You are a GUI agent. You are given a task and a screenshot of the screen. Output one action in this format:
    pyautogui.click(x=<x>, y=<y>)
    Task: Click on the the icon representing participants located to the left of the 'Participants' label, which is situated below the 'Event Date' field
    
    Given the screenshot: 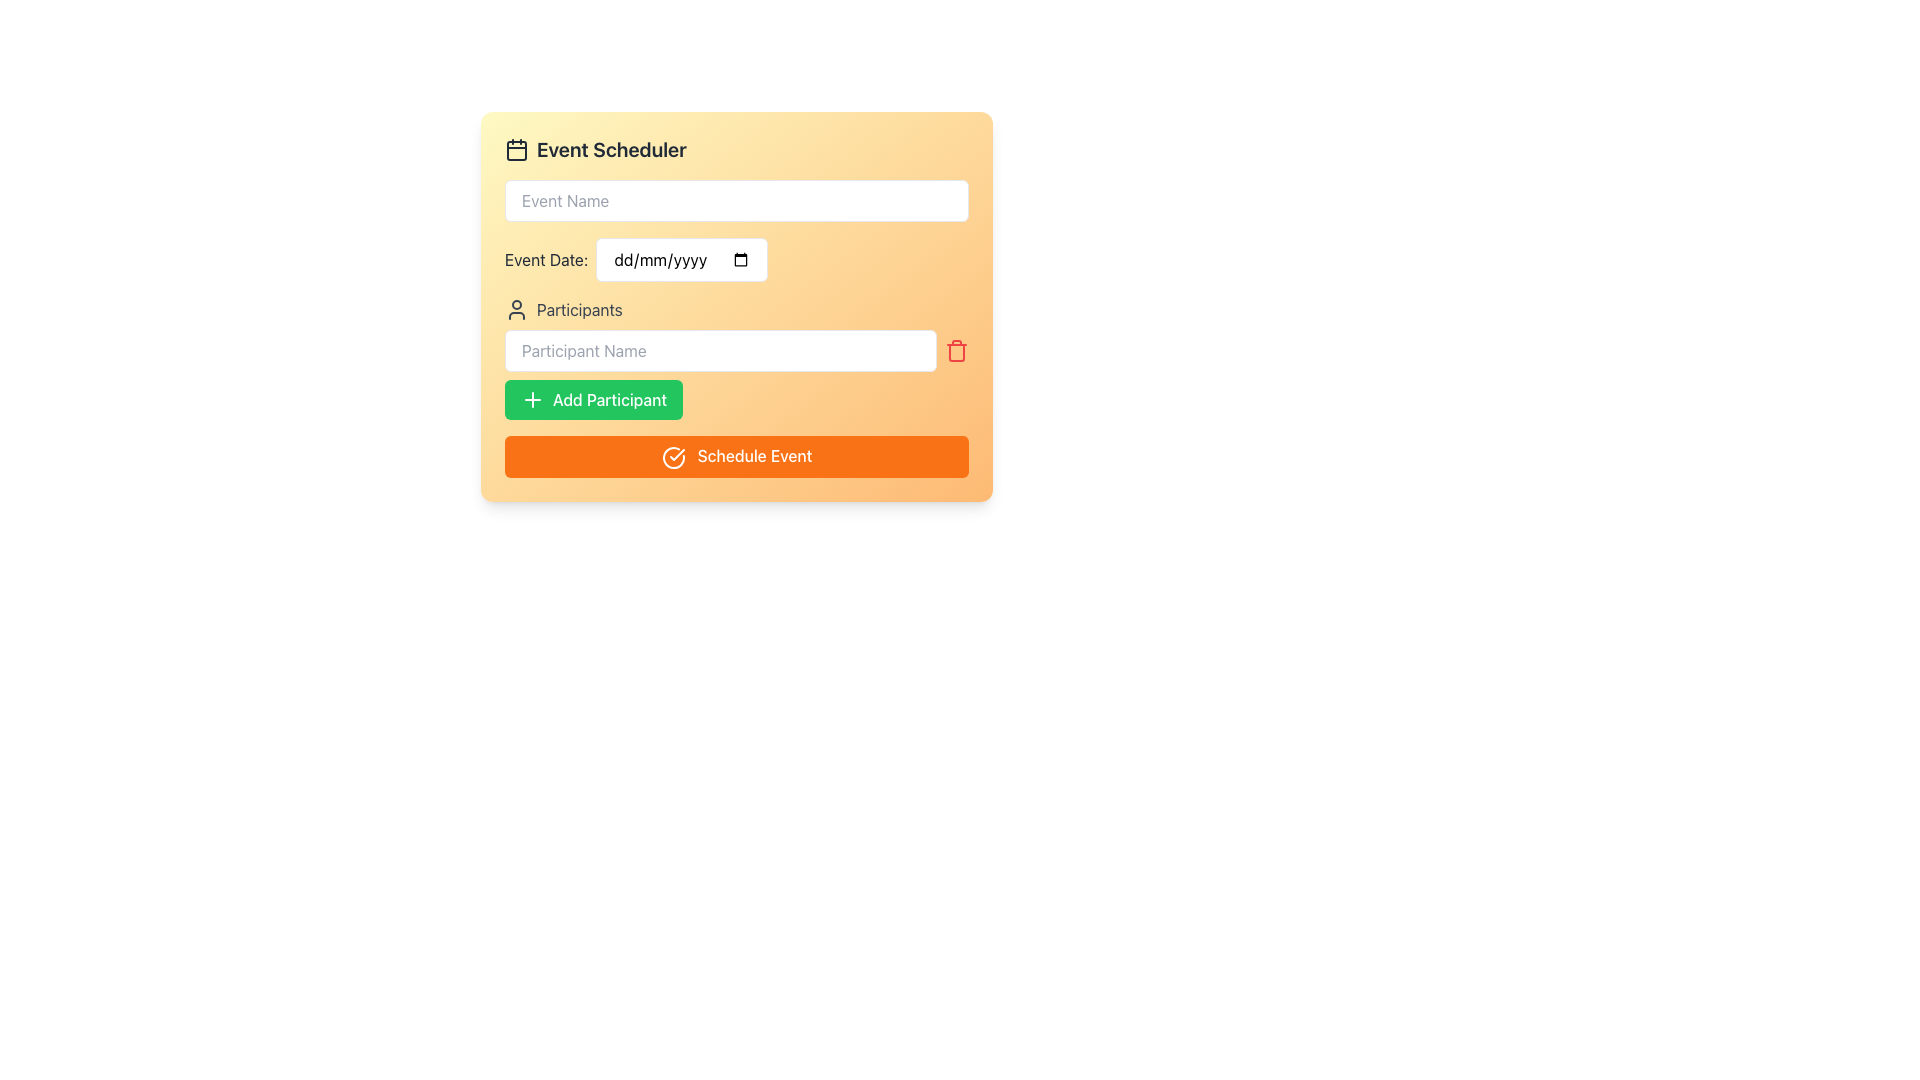 What is the action you would take?
    pyautogui.click(x=517, y=309)
    